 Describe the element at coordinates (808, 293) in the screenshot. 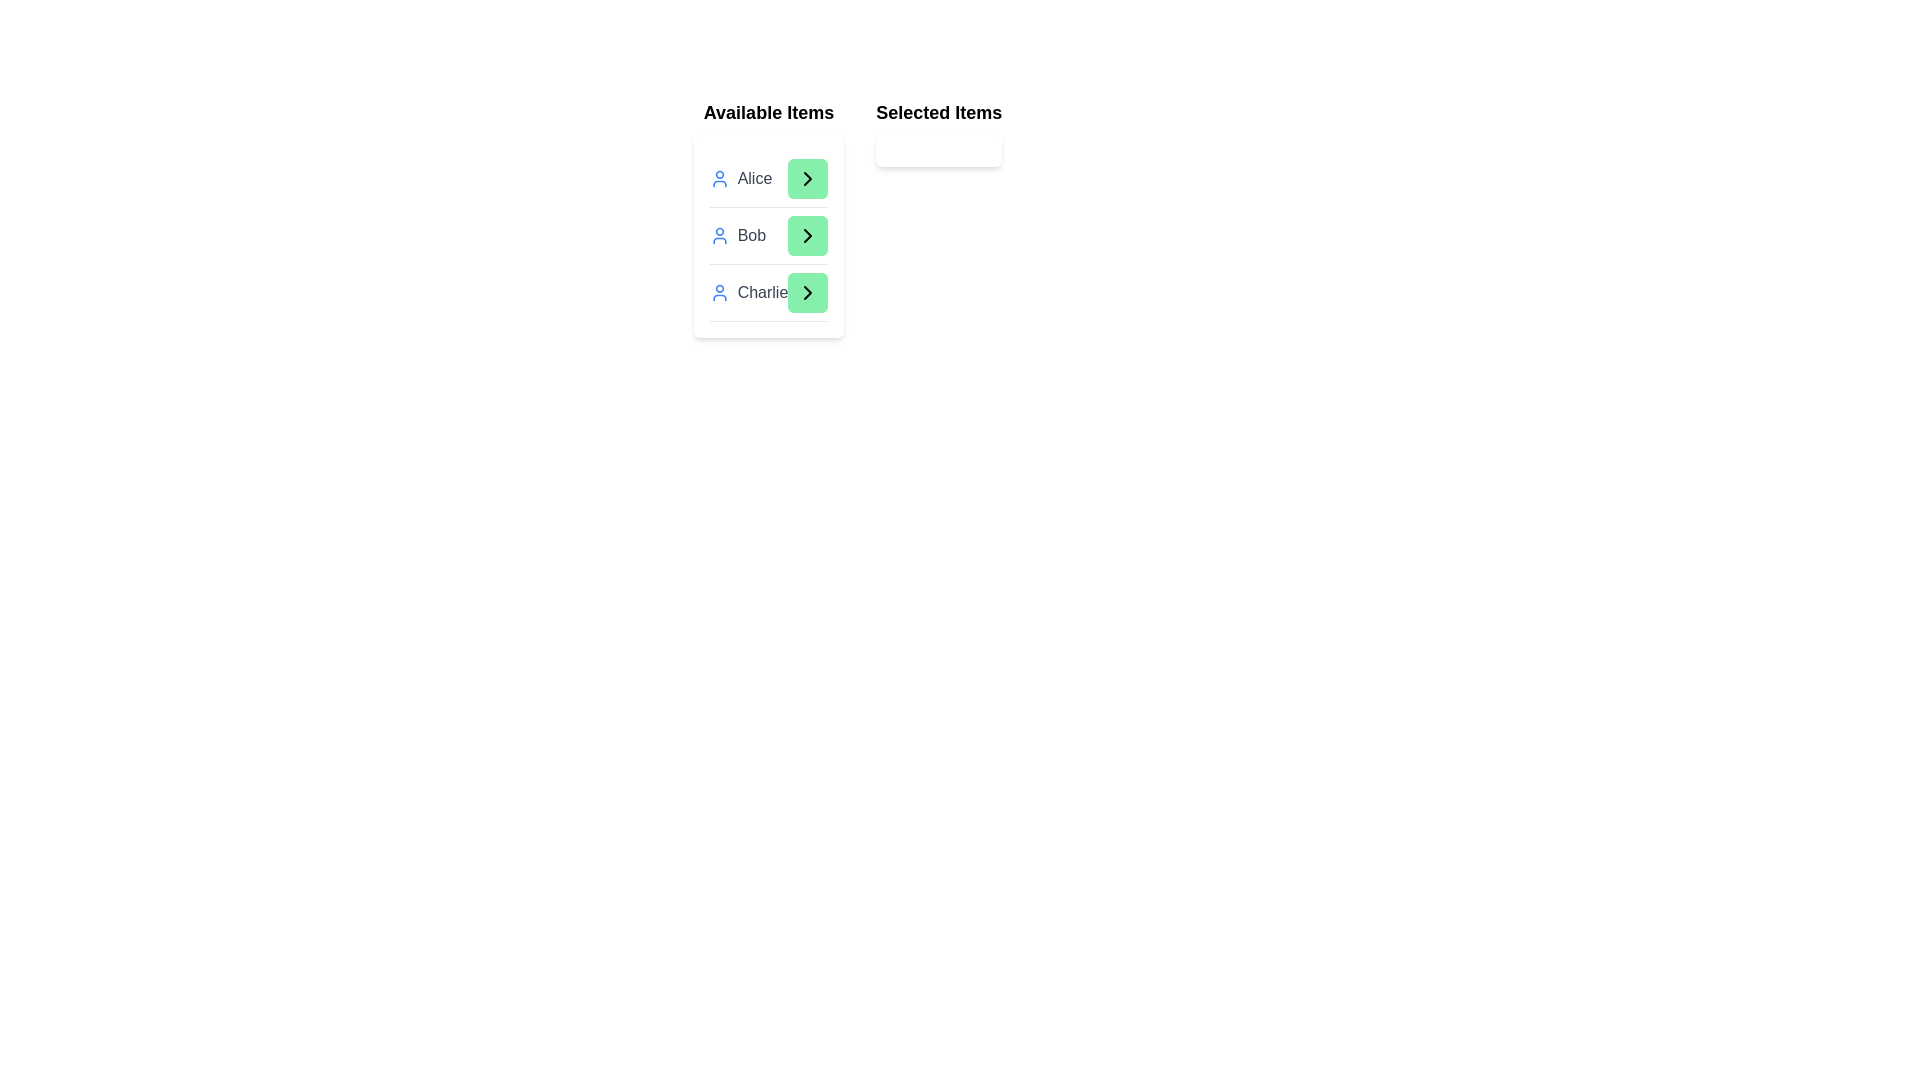

I see `green arrow button next to the item Charlie in the 'Available Items' list to transfer it to the 'Selected Items' list` at that location.